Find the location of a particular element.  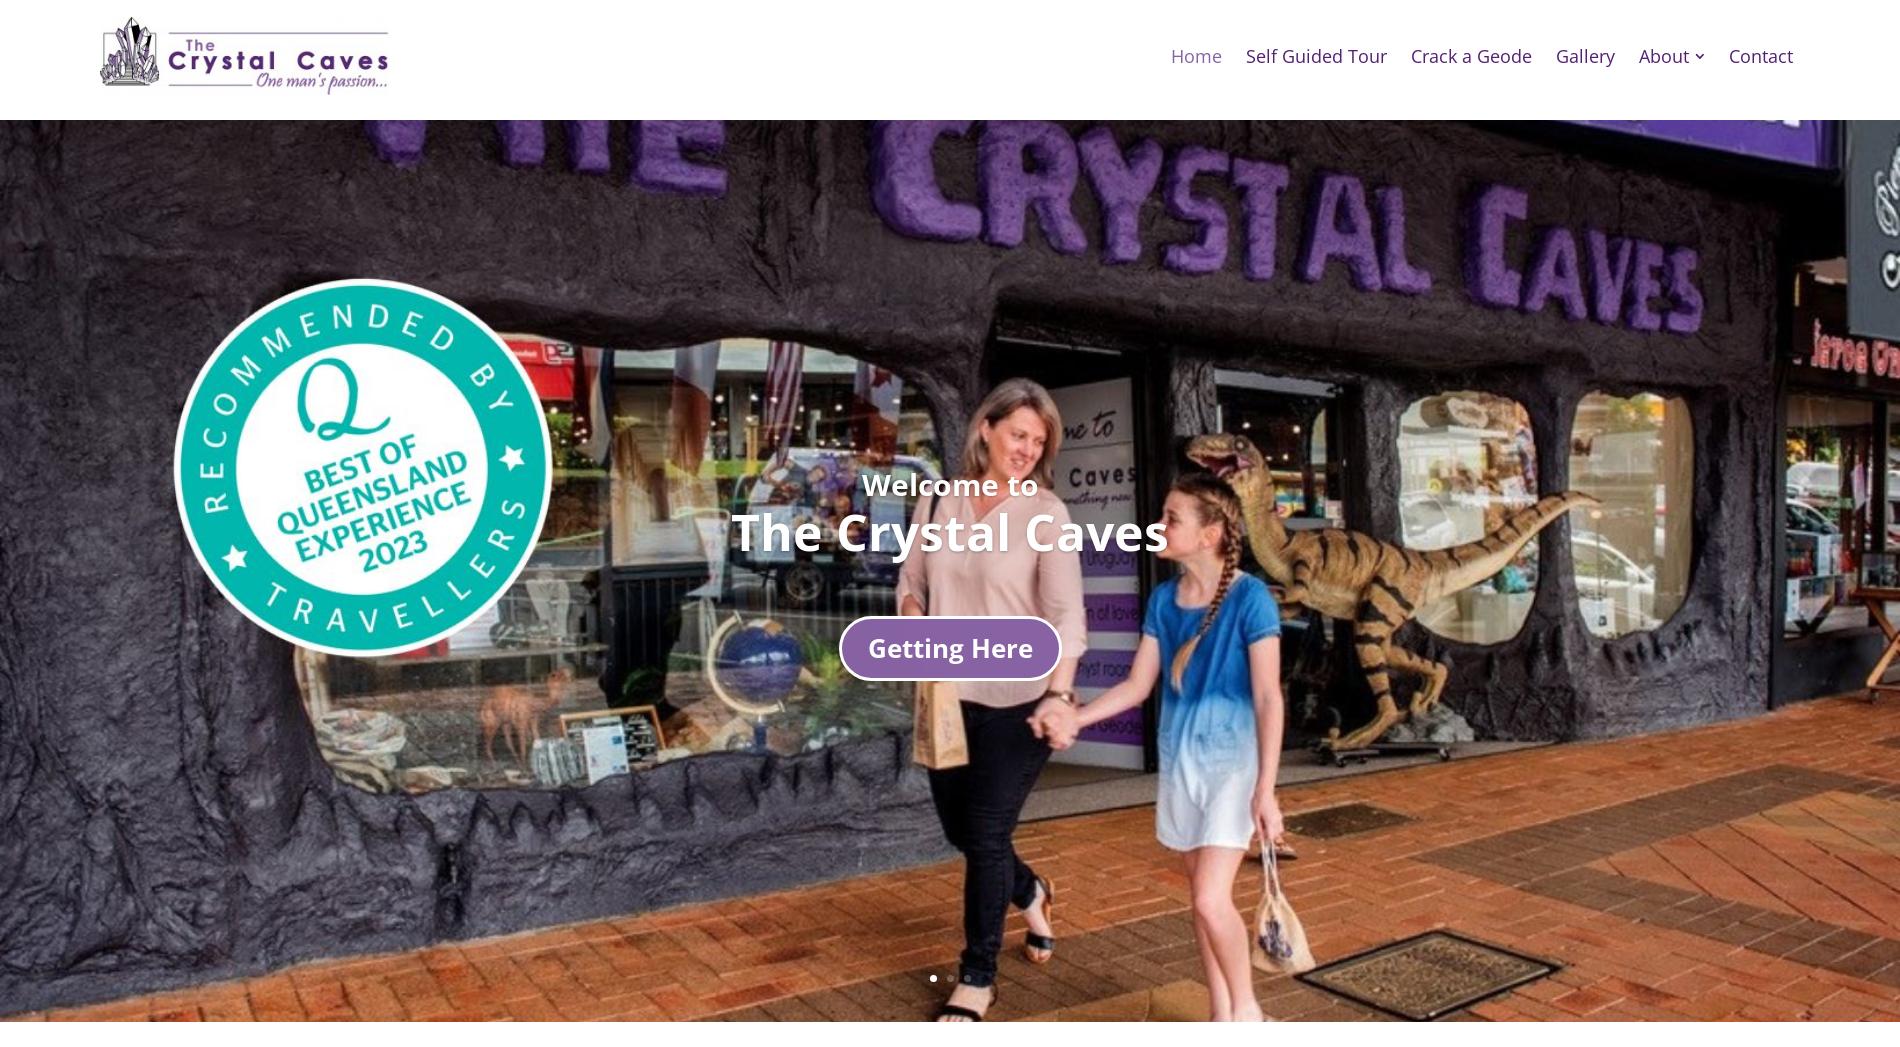

'Self Guided Tour' is located at coordinates (1245, 65).